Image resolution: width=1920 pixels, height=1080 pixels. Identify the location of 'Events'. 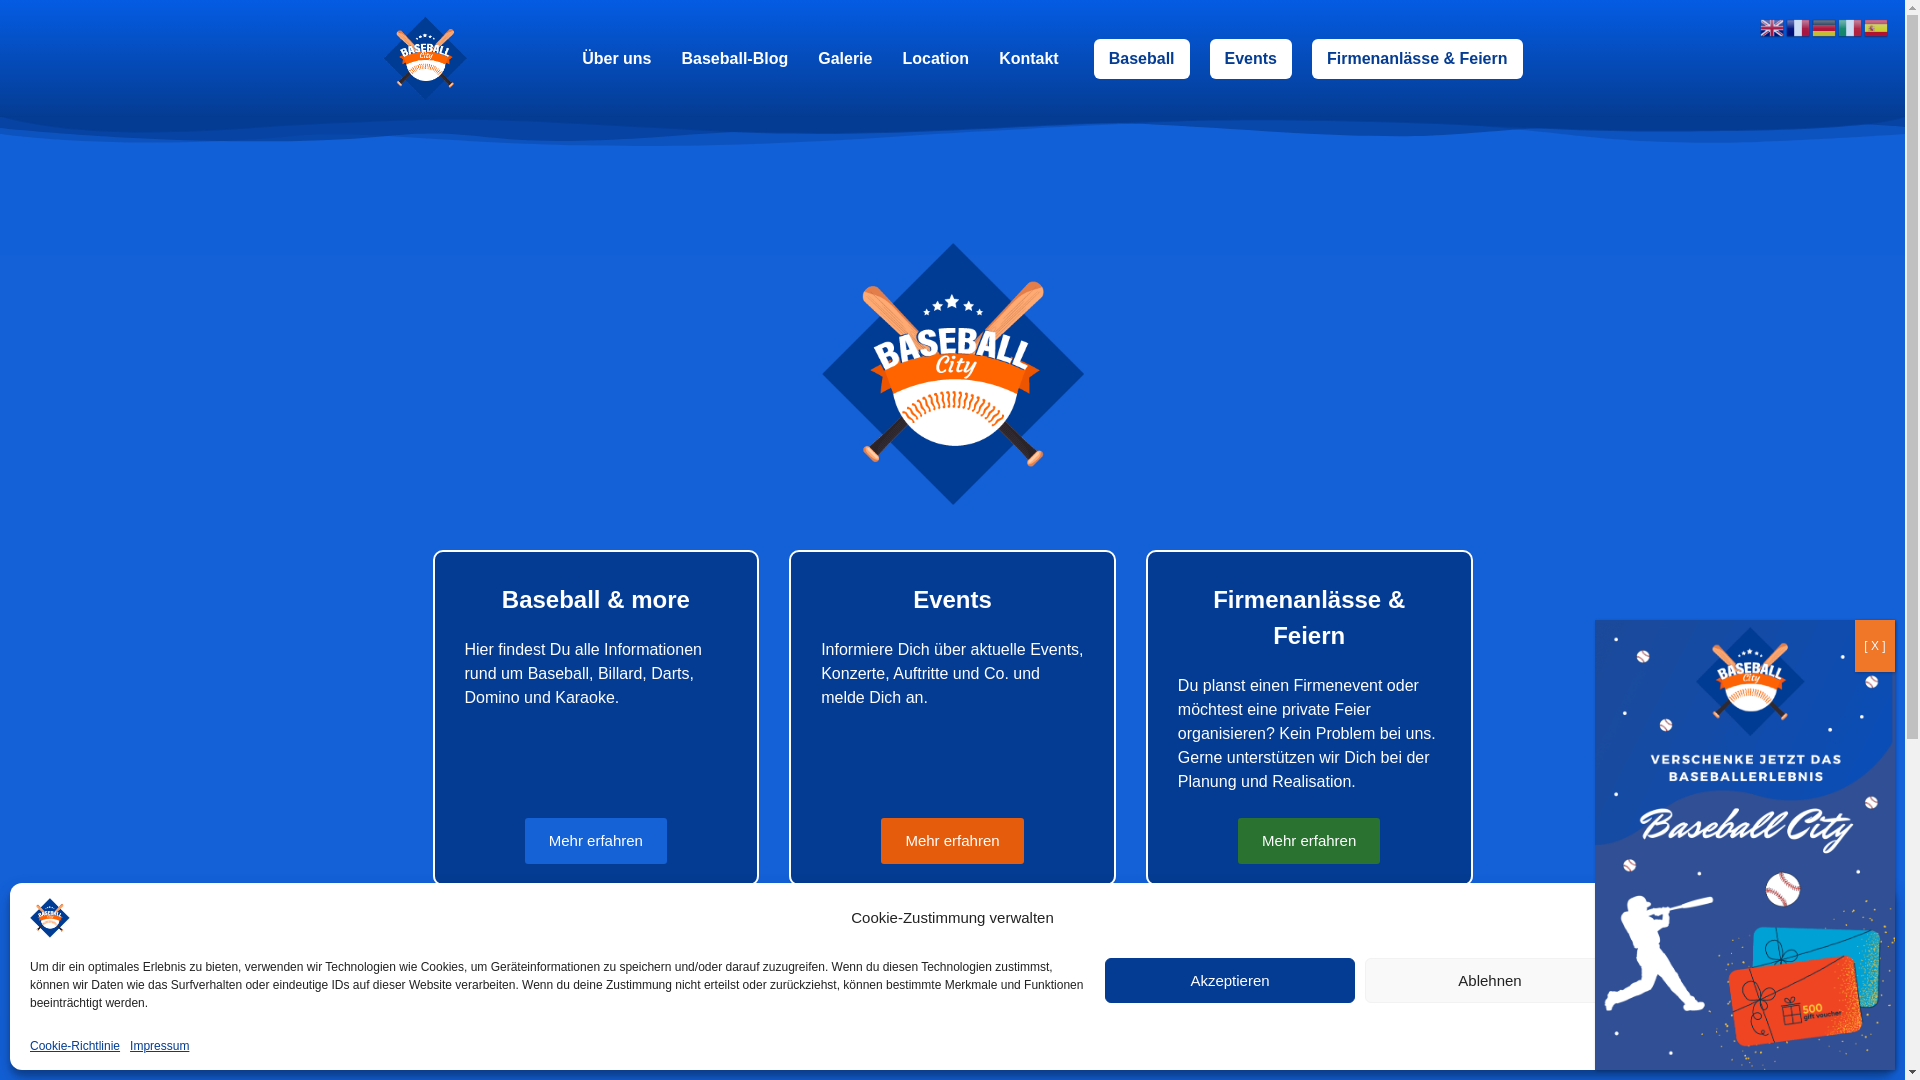
(1250, 56).